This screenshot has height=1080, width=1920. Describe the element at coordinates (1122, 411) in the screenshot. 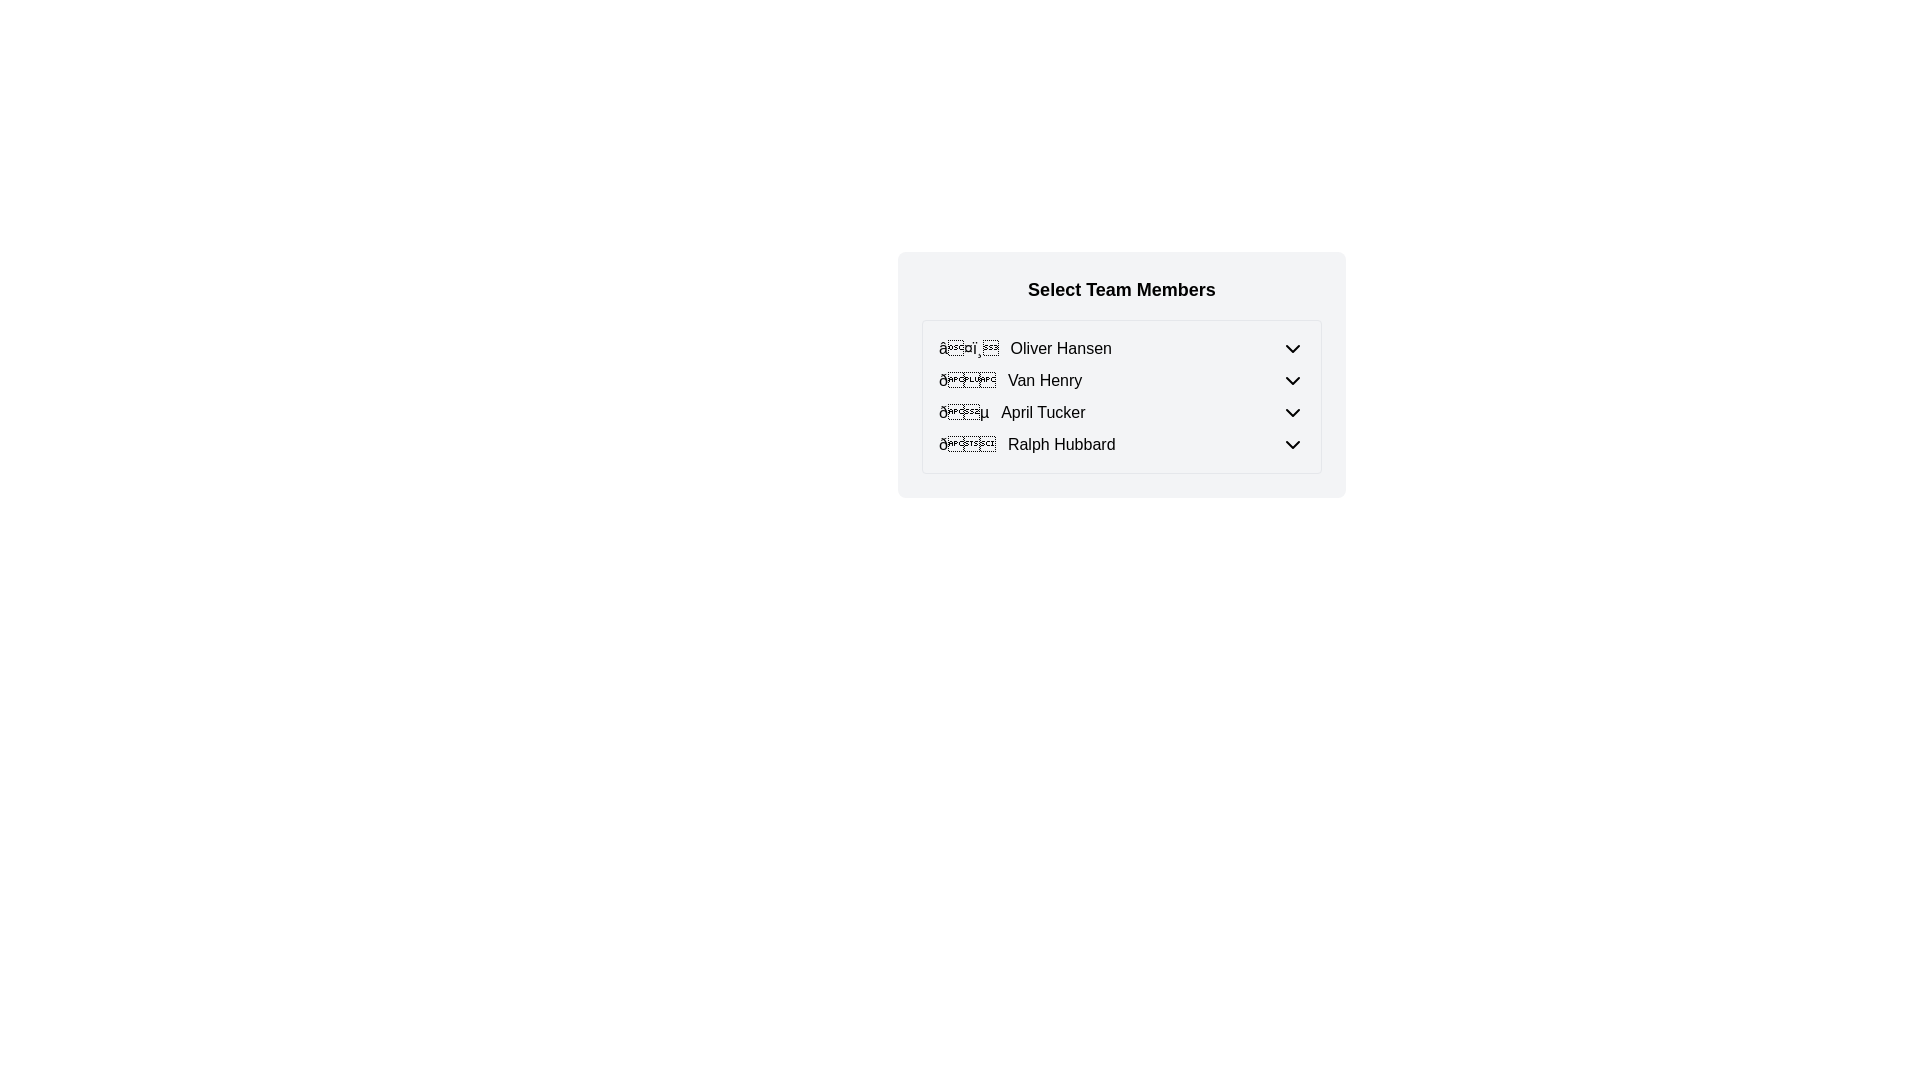

I see `the third list item labeled 'April Tucker' with a dropdown toggle` at that location.